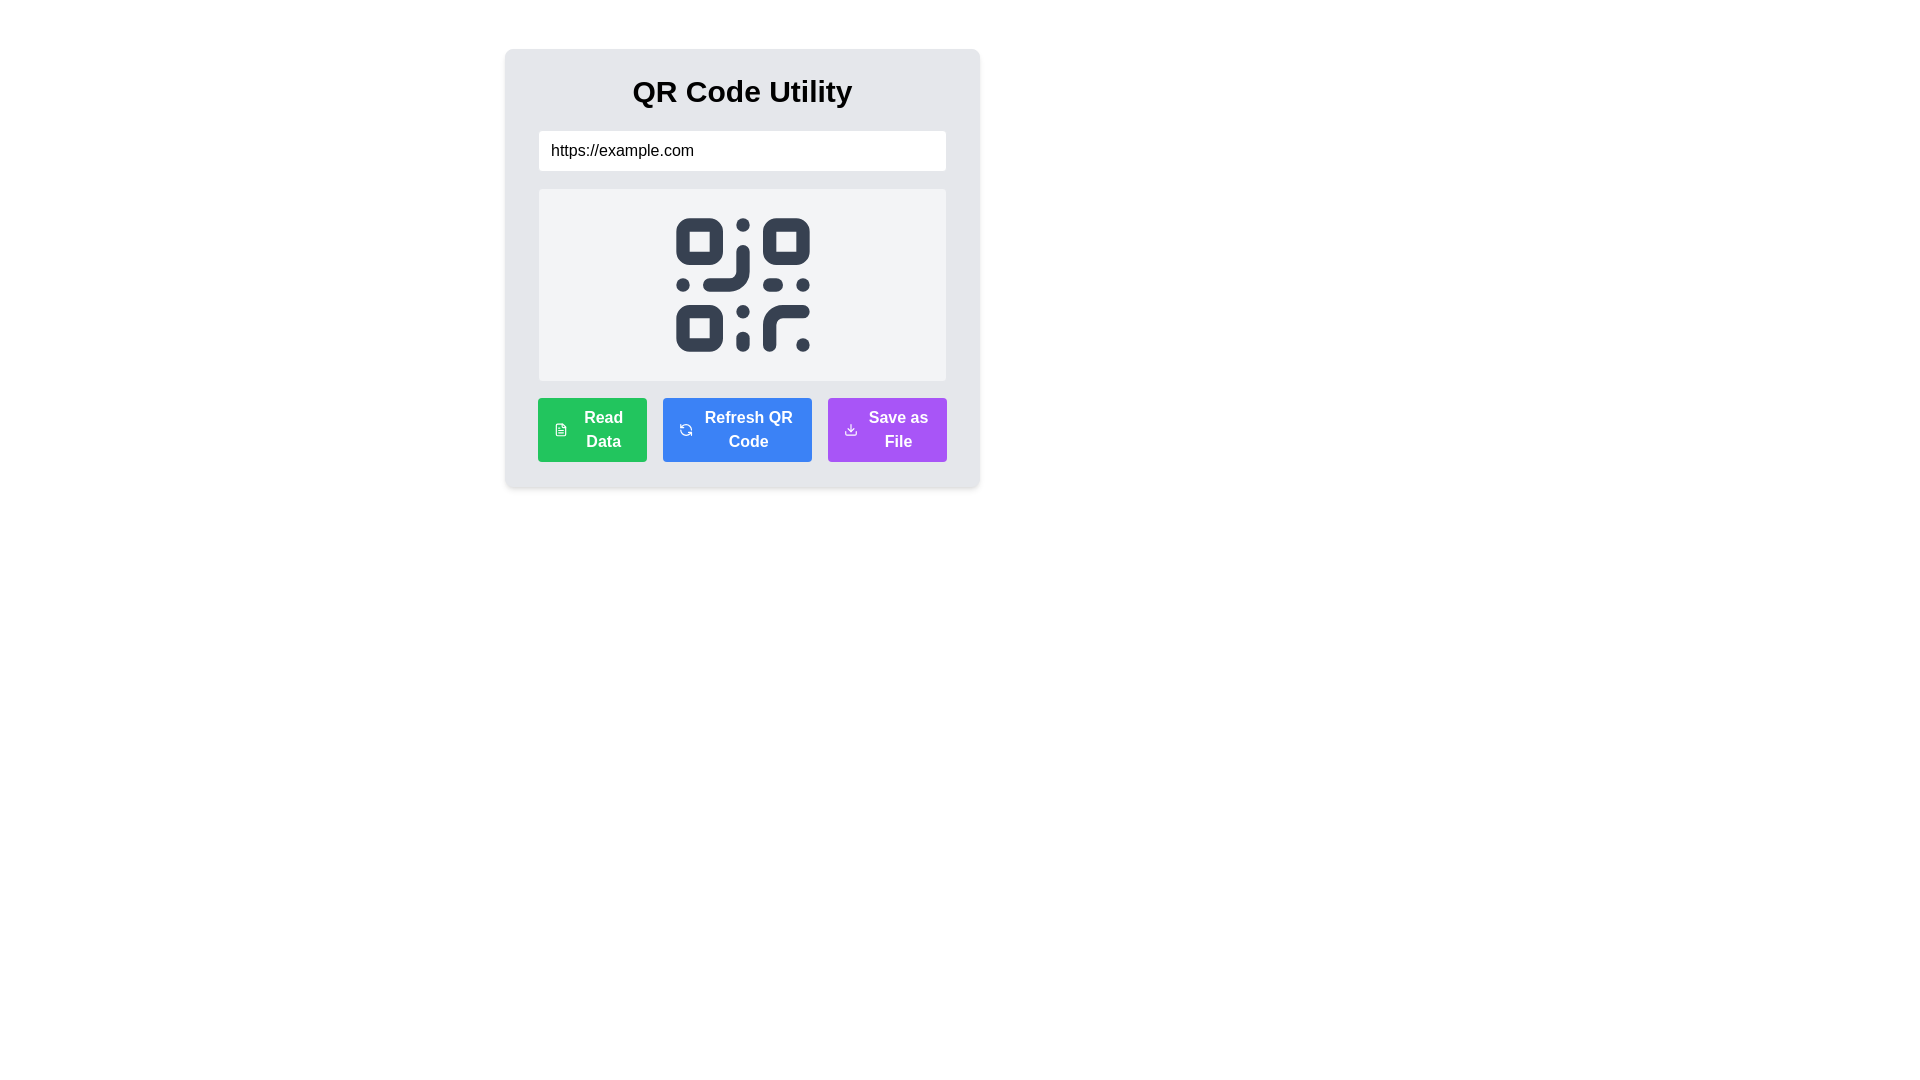 The image size is (1920, 1080). Describe the element at coordinates (741, 428) in the screenshot. I see `the refresh button located between the 'Read Data' button and the 'Save as File' button` at that location.